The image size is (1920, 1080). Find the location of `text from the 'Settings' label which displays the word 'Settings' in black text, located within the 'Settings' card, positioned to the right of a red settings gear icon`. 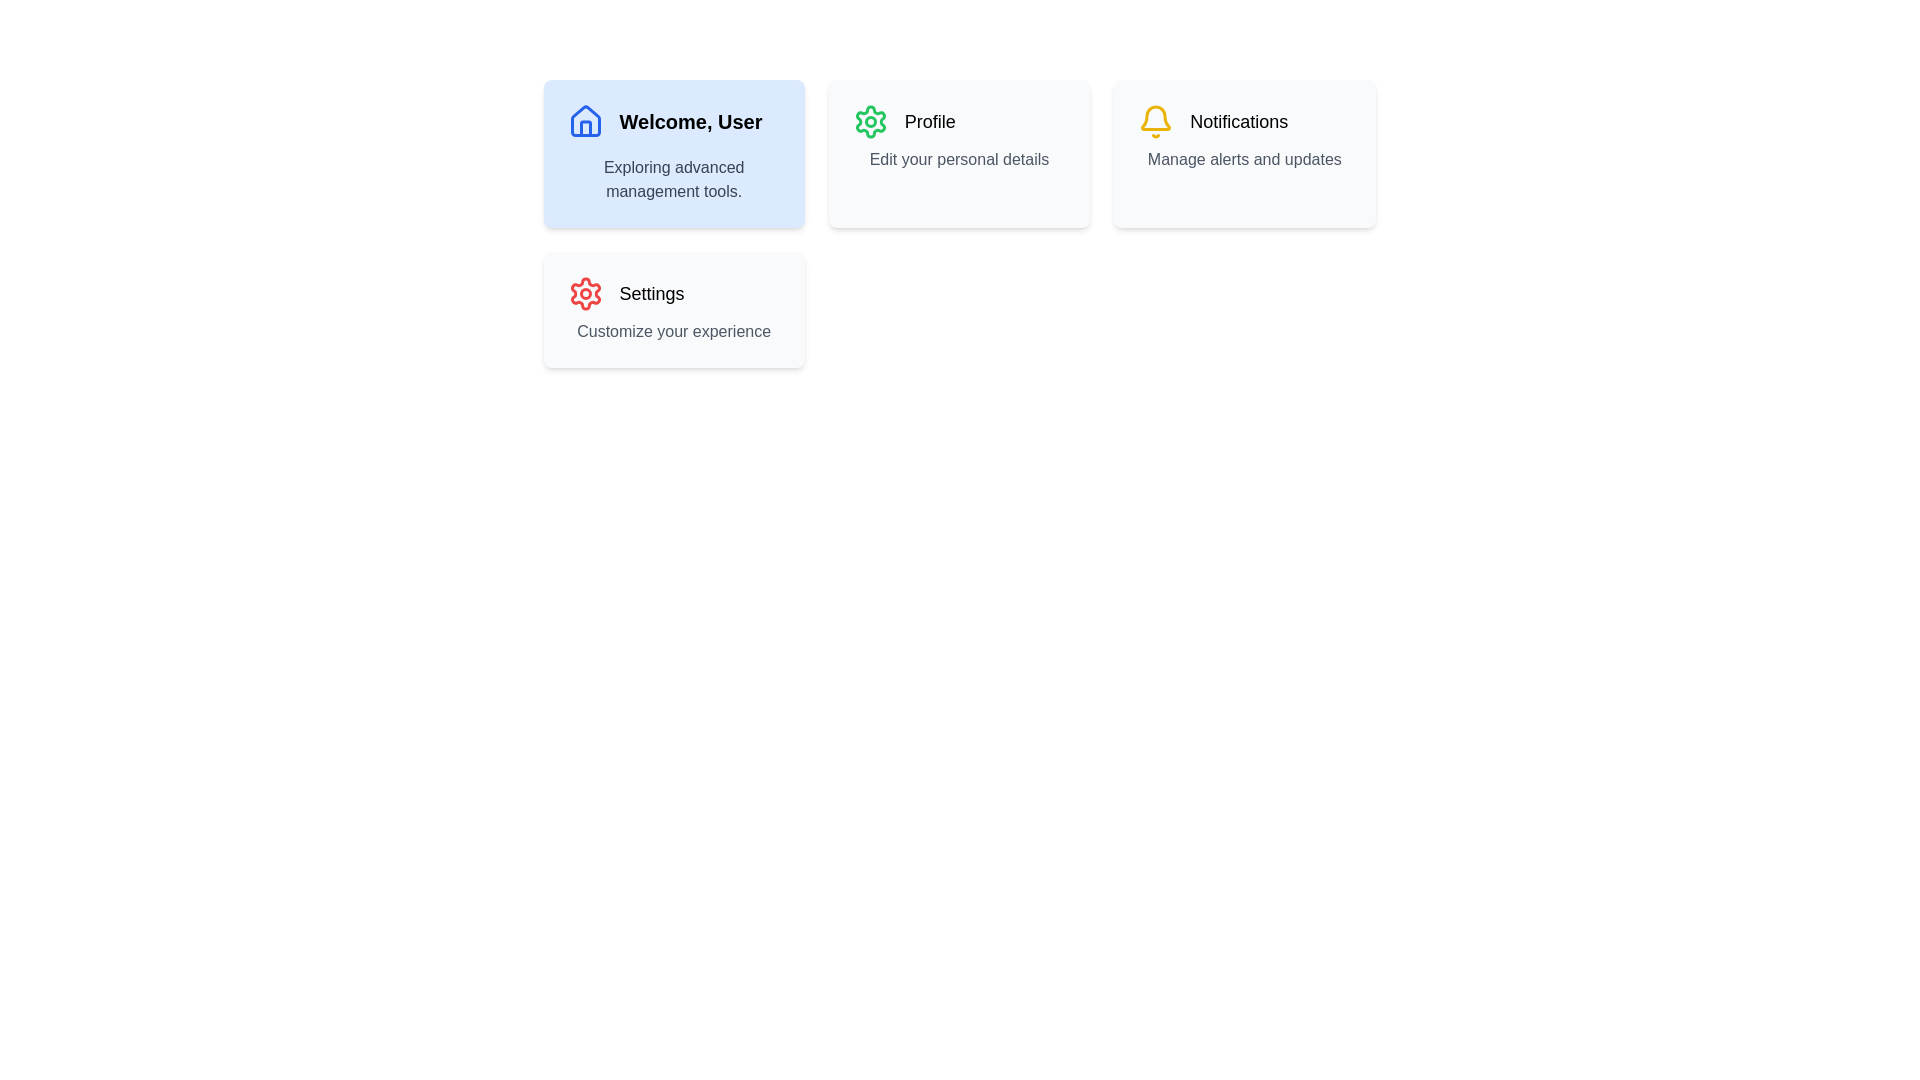

text from the 'Settings' label which displays the word 'Settings' in black text, located within the 'Settings' card, positioned to the right of a red settings gear icon is located at coordinates (652, 293).